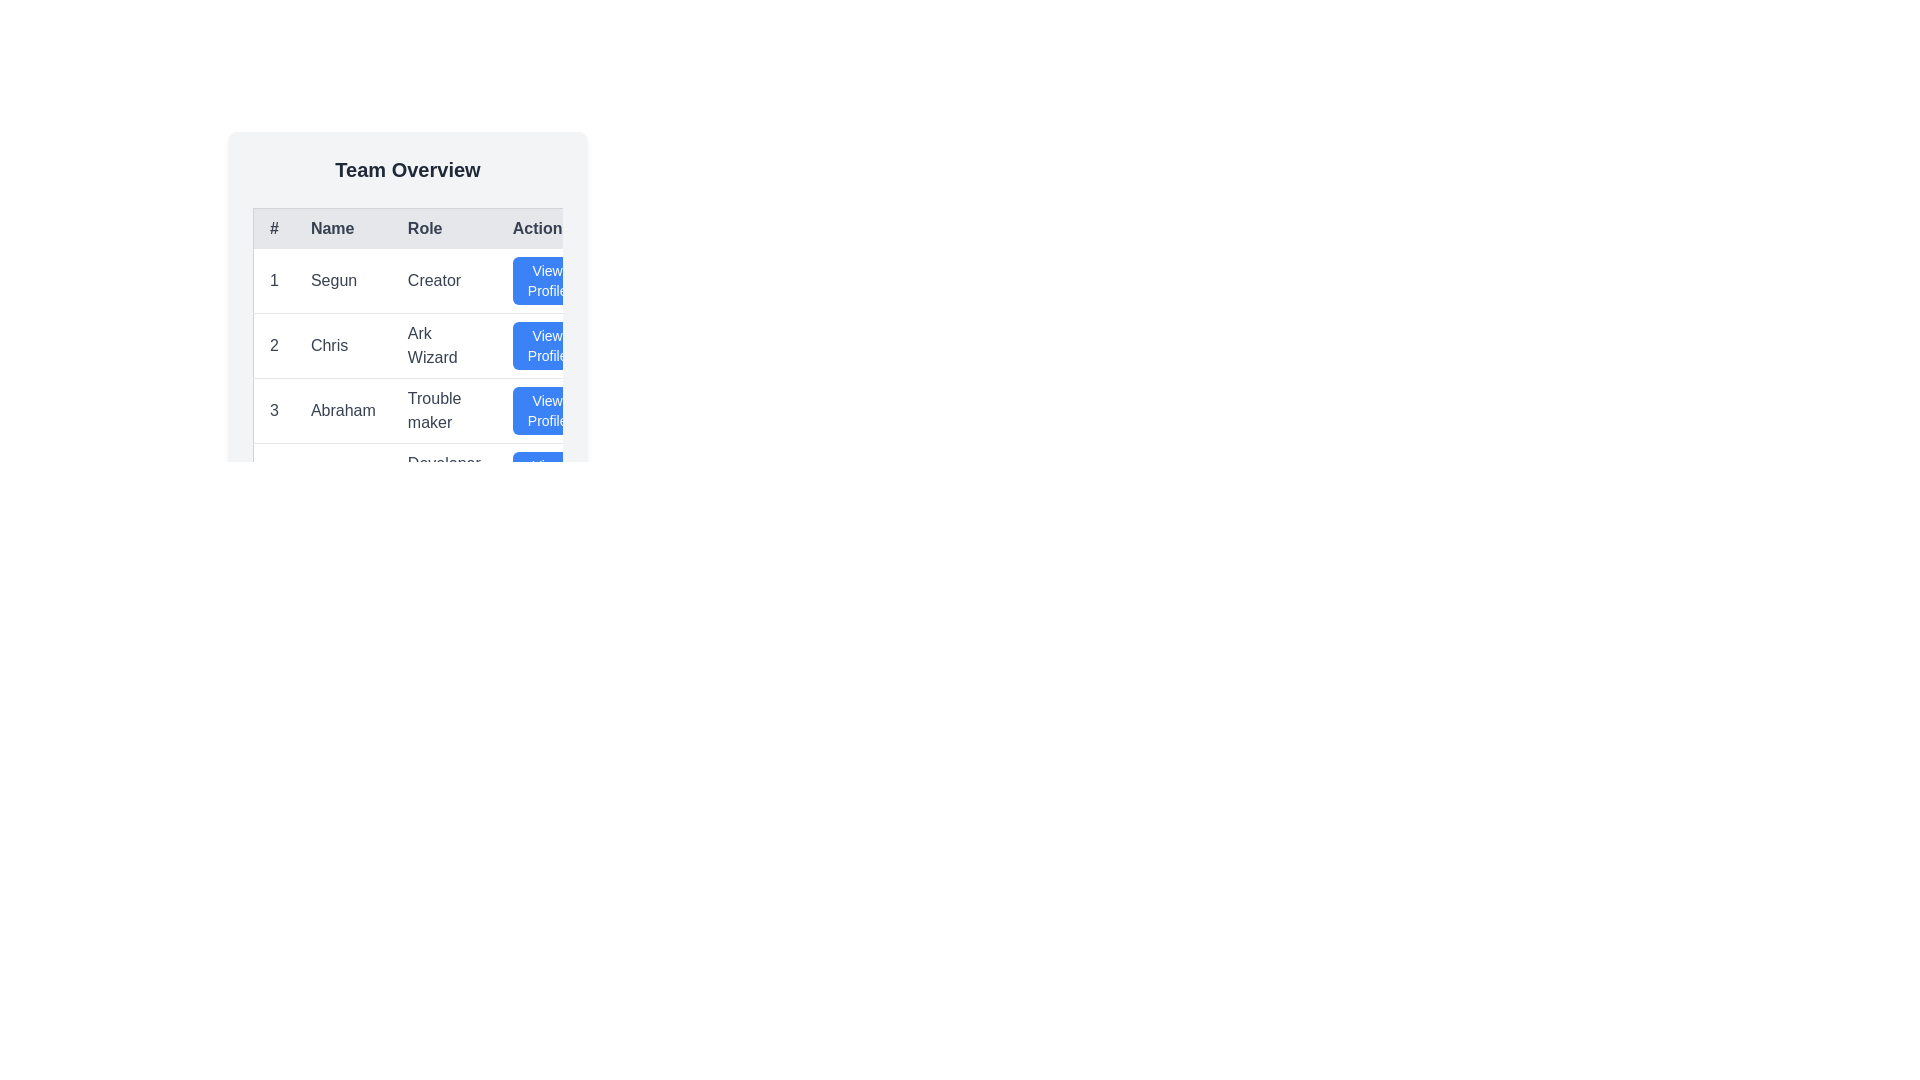 The width and height of the screenshot is (1920, 1080). What do you see at coordinates (343, 227) in the screenshot?
I see `the 'Name' text label displayed in medium-sized, bold, black font within the second cell of the header row of the table layout` at bounding box center [343, 227].